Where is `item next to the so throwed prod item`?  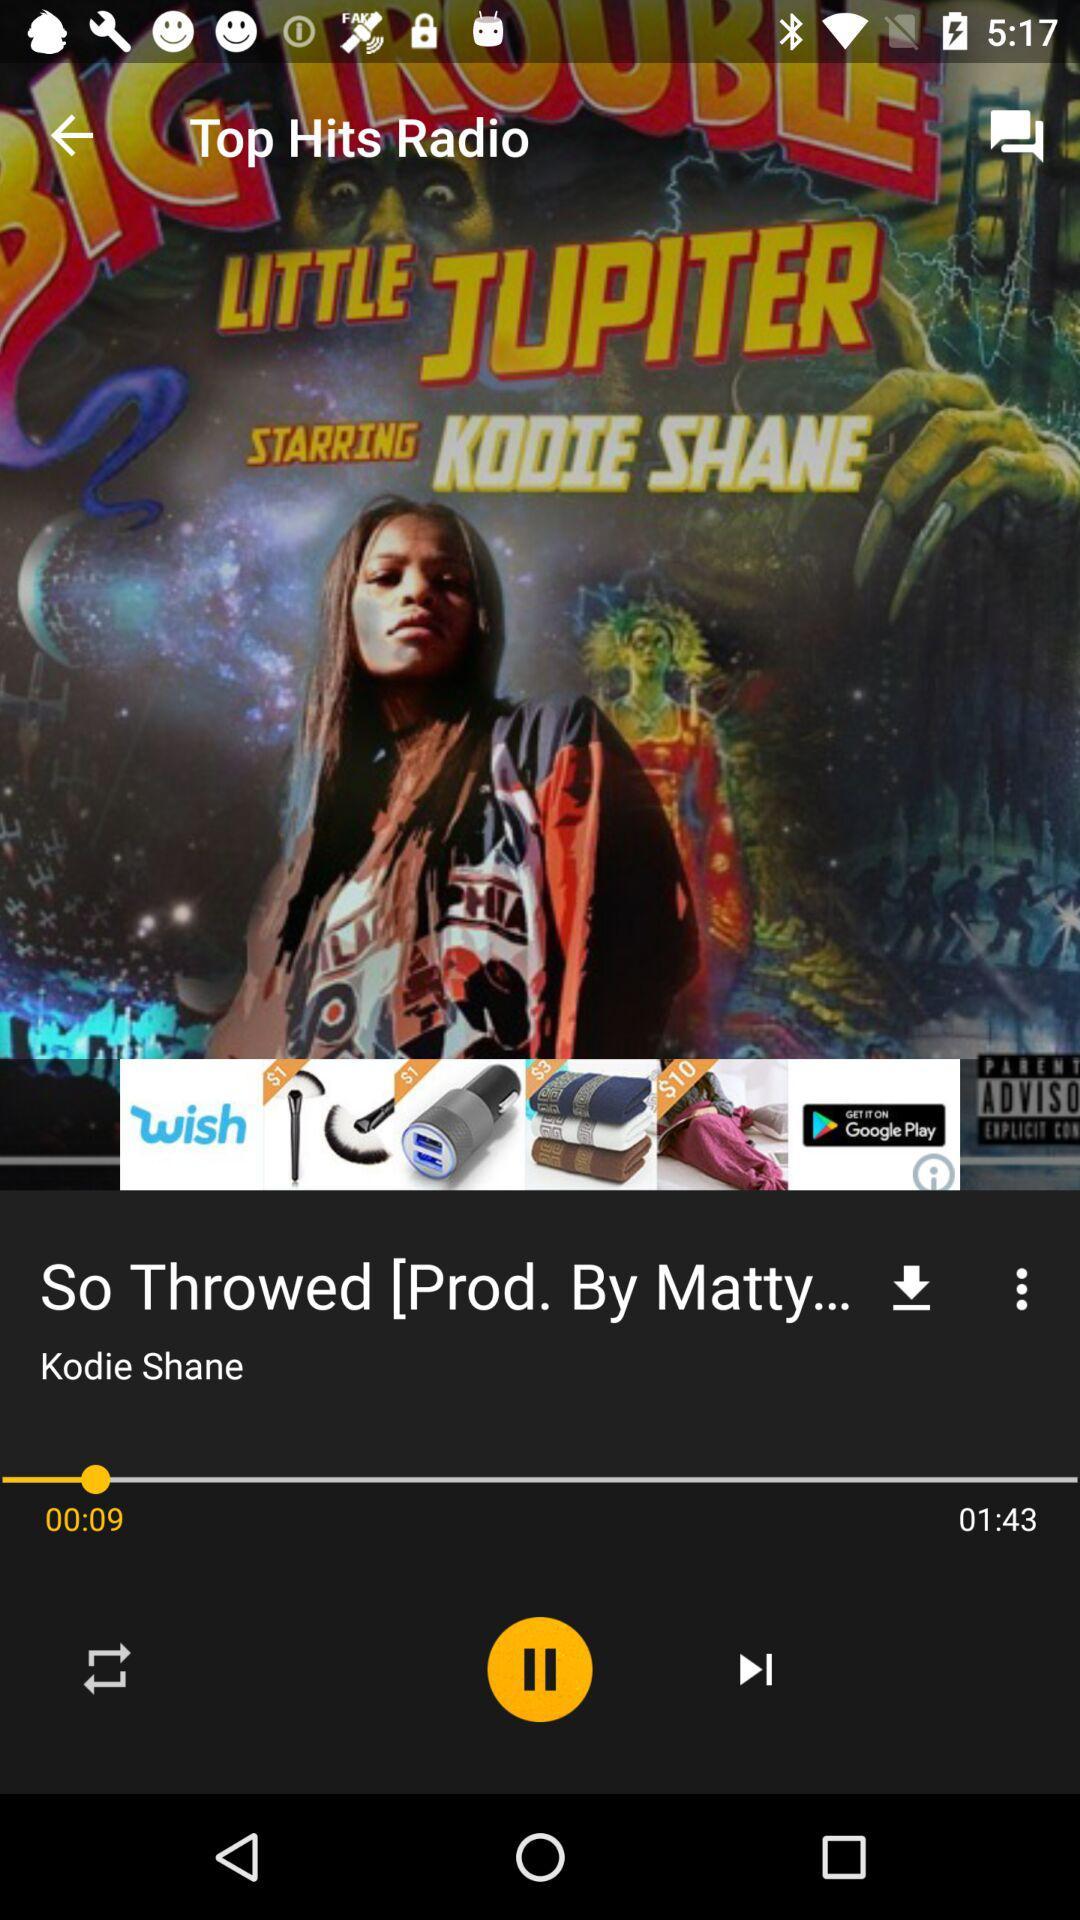 item next to the so throwed prod item is located at coordinates (911, 1289).